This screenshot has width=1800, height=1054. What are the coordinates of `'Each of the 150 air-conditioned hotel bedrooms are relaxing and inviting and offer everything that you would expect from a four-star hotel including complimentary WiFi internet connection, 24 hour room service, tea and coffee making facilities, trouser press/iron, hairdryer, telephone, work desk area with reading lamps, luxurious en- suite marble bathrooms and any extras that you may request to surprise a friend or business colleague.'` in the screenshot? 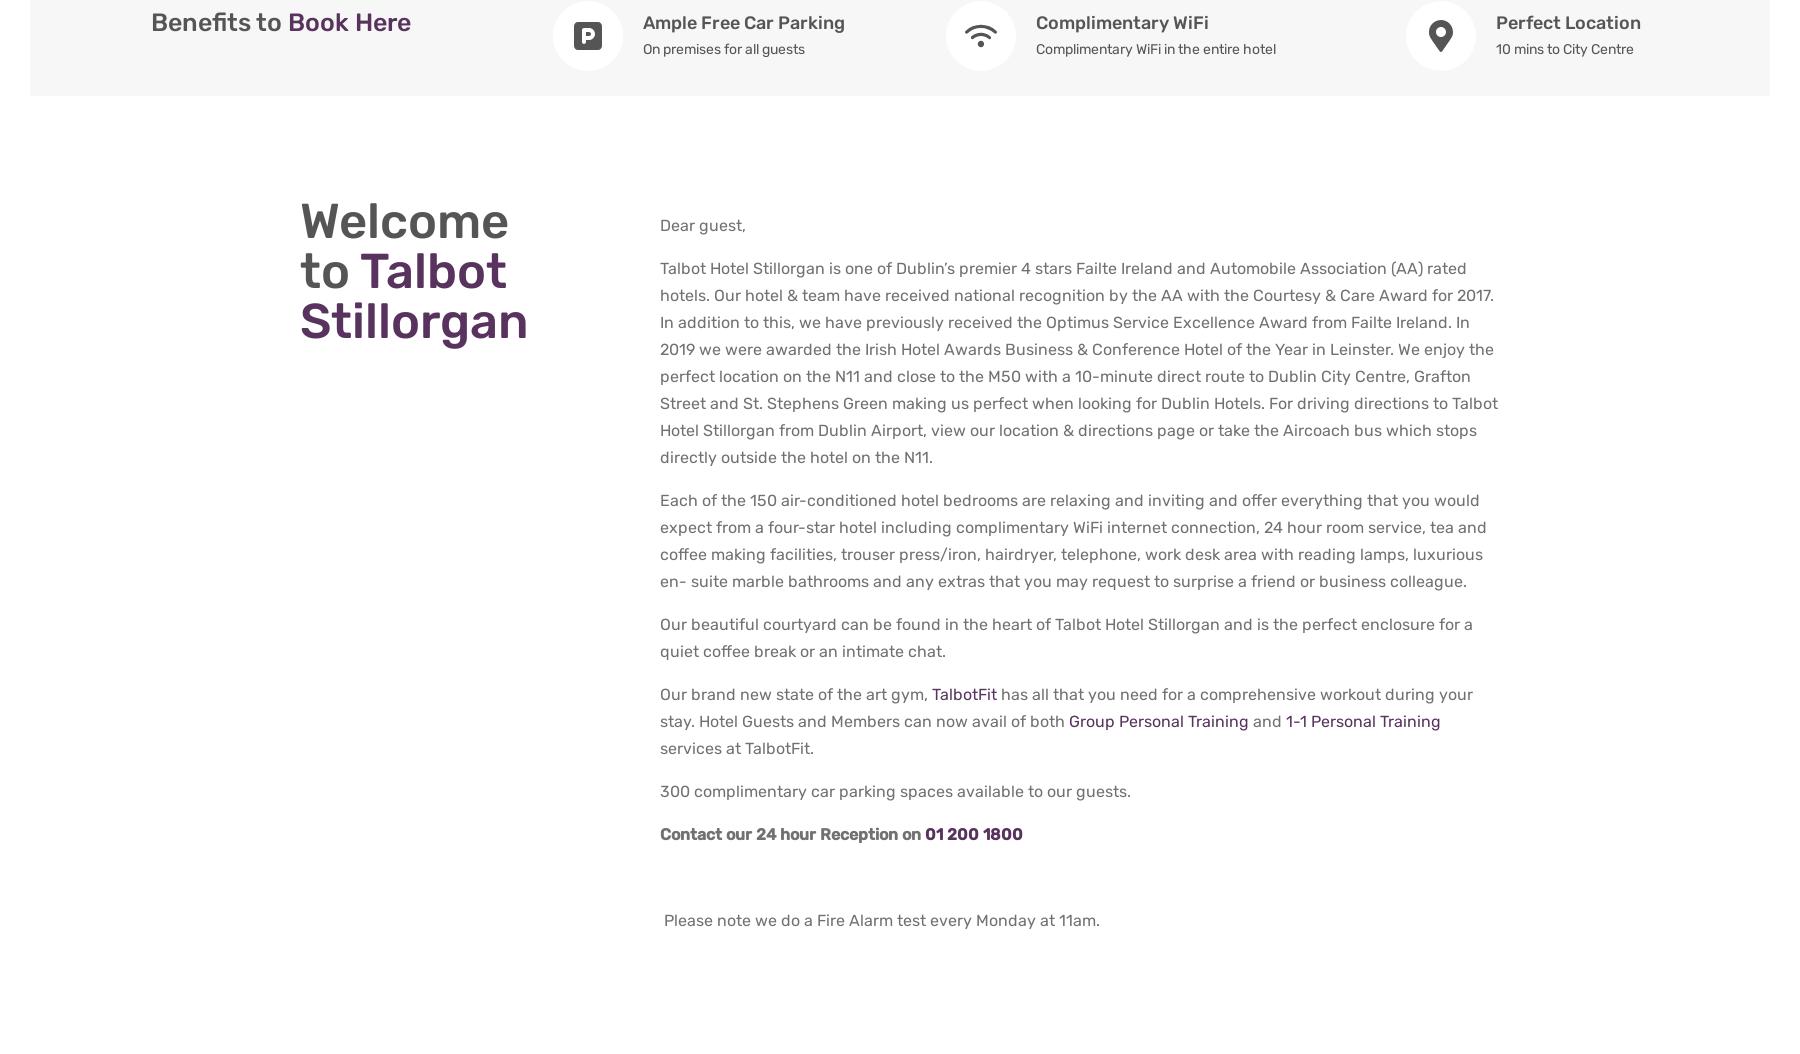 It's located at (1073, 541).